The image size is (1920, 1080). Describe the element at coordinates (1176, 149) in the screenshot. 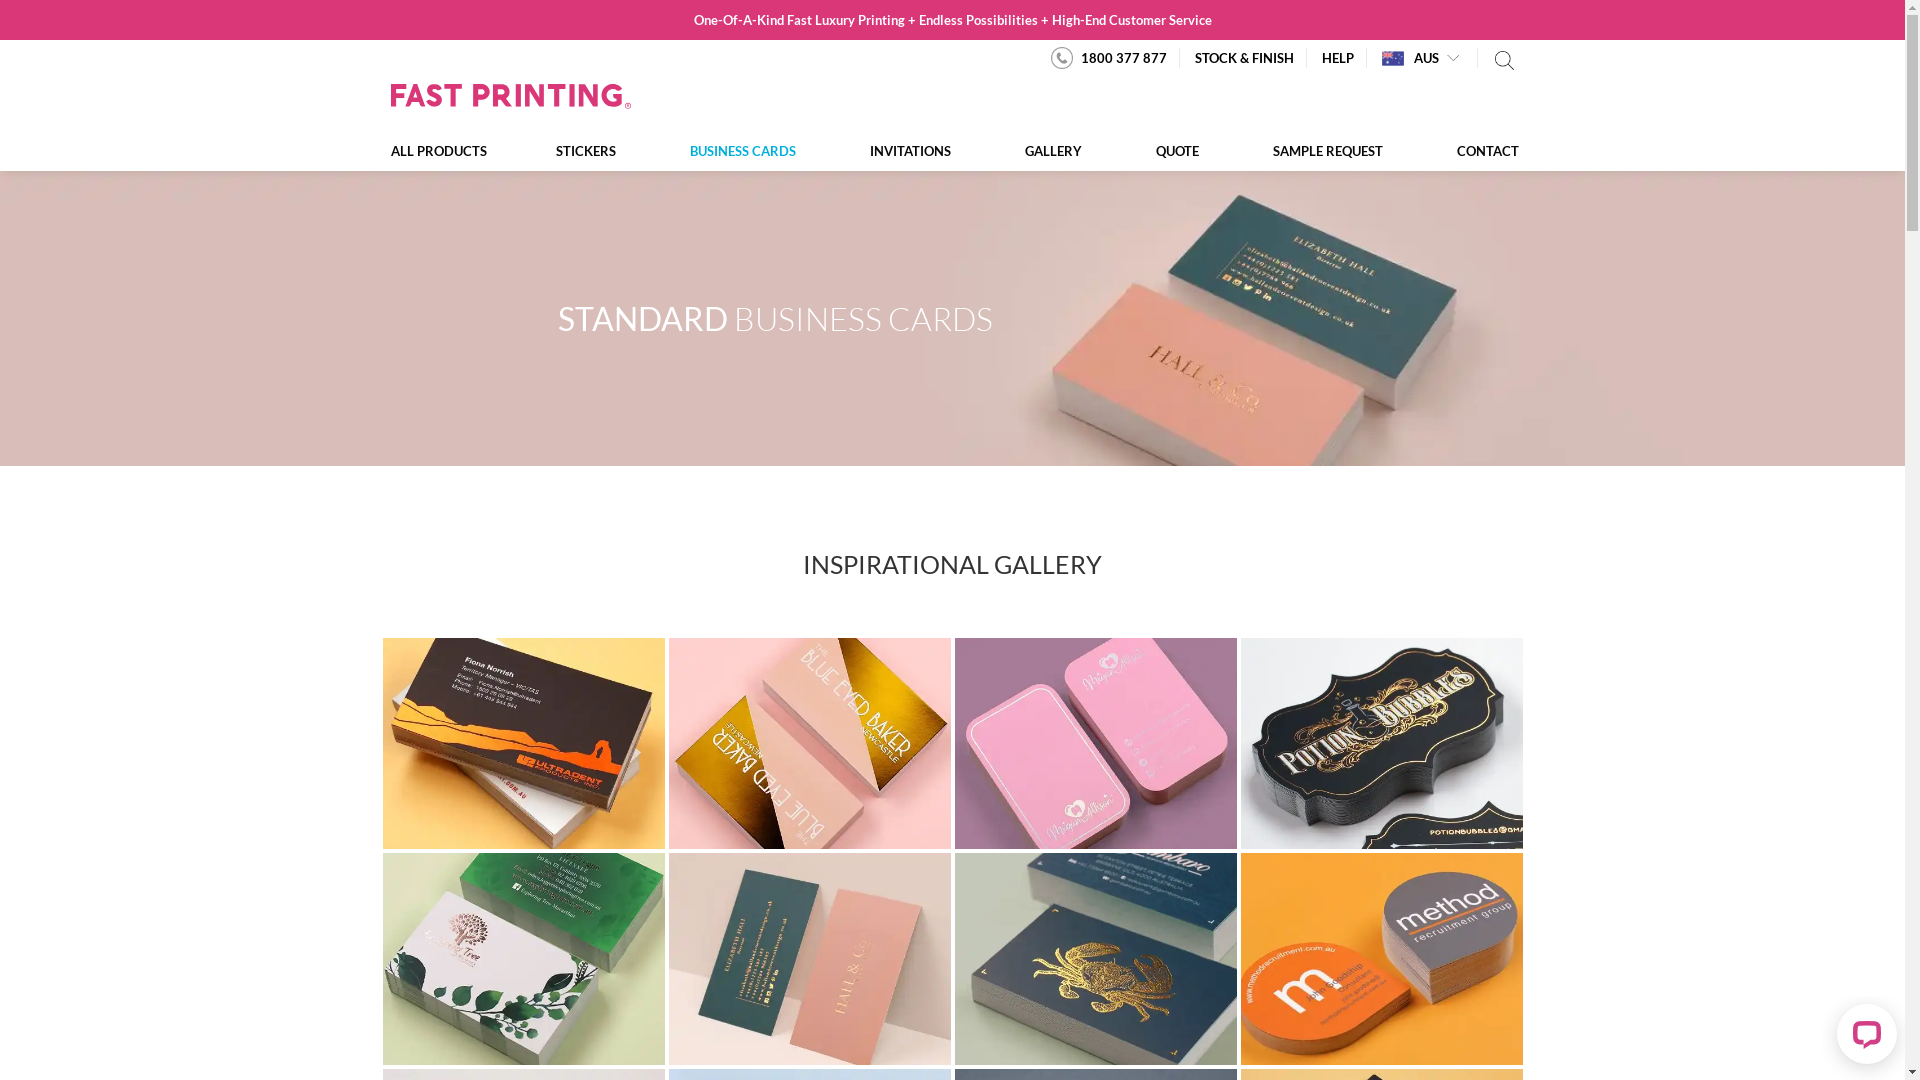

I see `'QUOTE'` at that location.